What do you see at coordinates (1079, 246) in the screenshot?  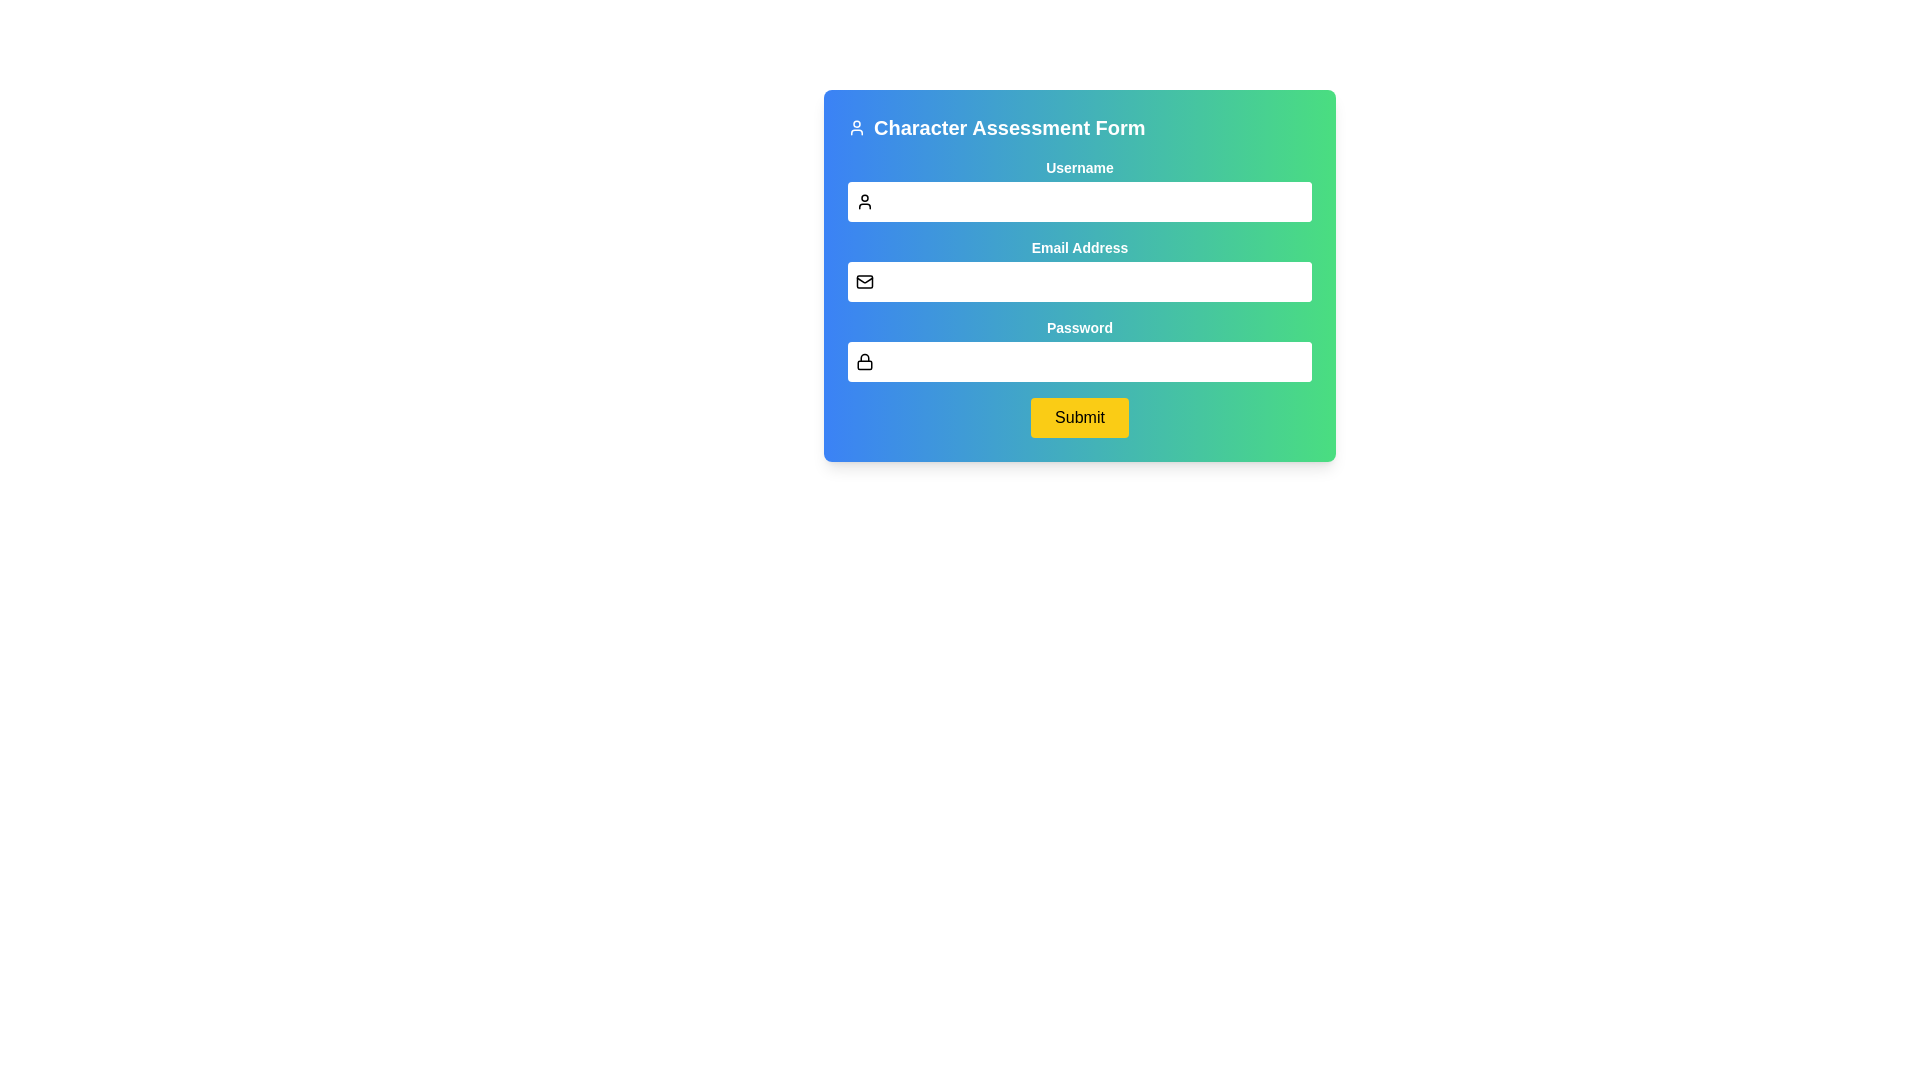 I see `text from the Text Label above the email input field, which indicates that the adjacent input field is for entering an email address` at bounding box center [1079, 246].